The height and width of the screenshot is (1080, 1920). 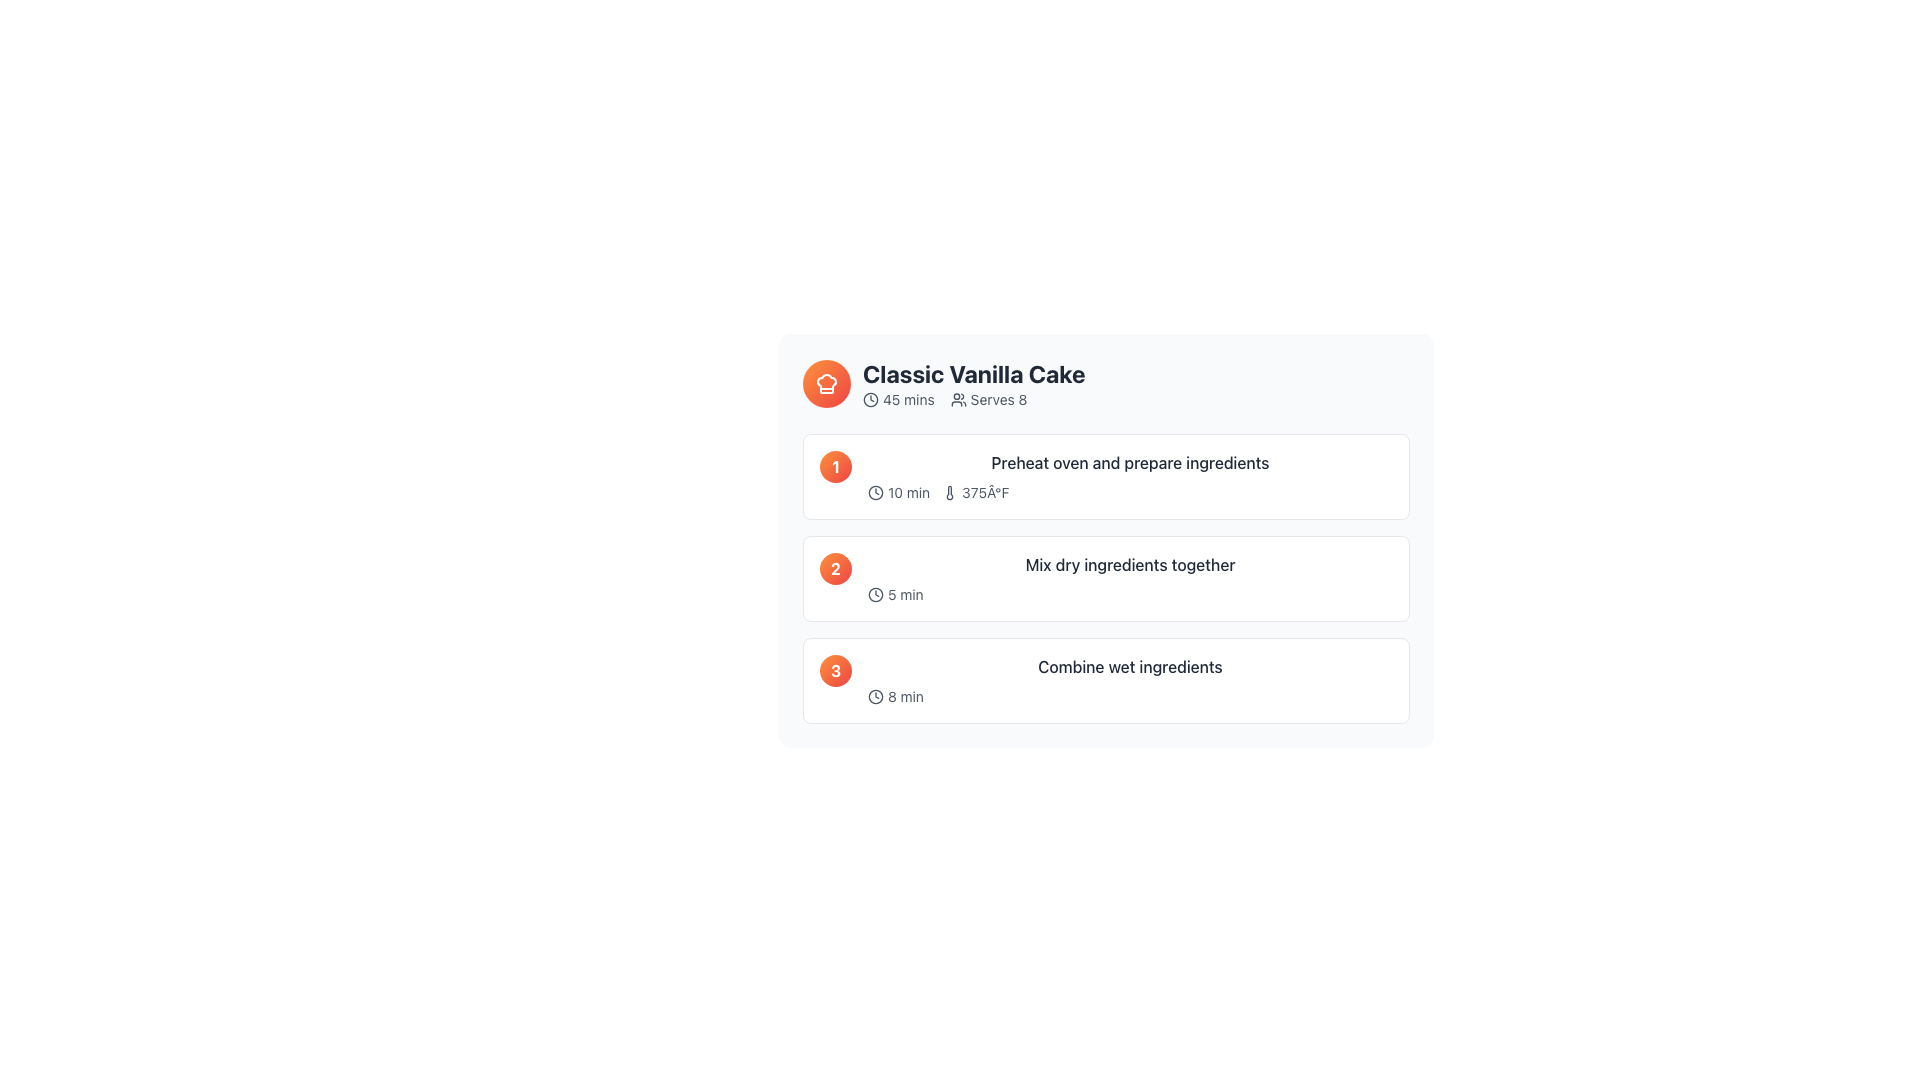 What do you see at coordinates (897, 400) in the screenshot?
I see `the Text with icon that informs users of the total estimated time, located to the left of the 'Serves 8' information, which is the first of two horizontally arranged elements` at bounding box center [897, 400].